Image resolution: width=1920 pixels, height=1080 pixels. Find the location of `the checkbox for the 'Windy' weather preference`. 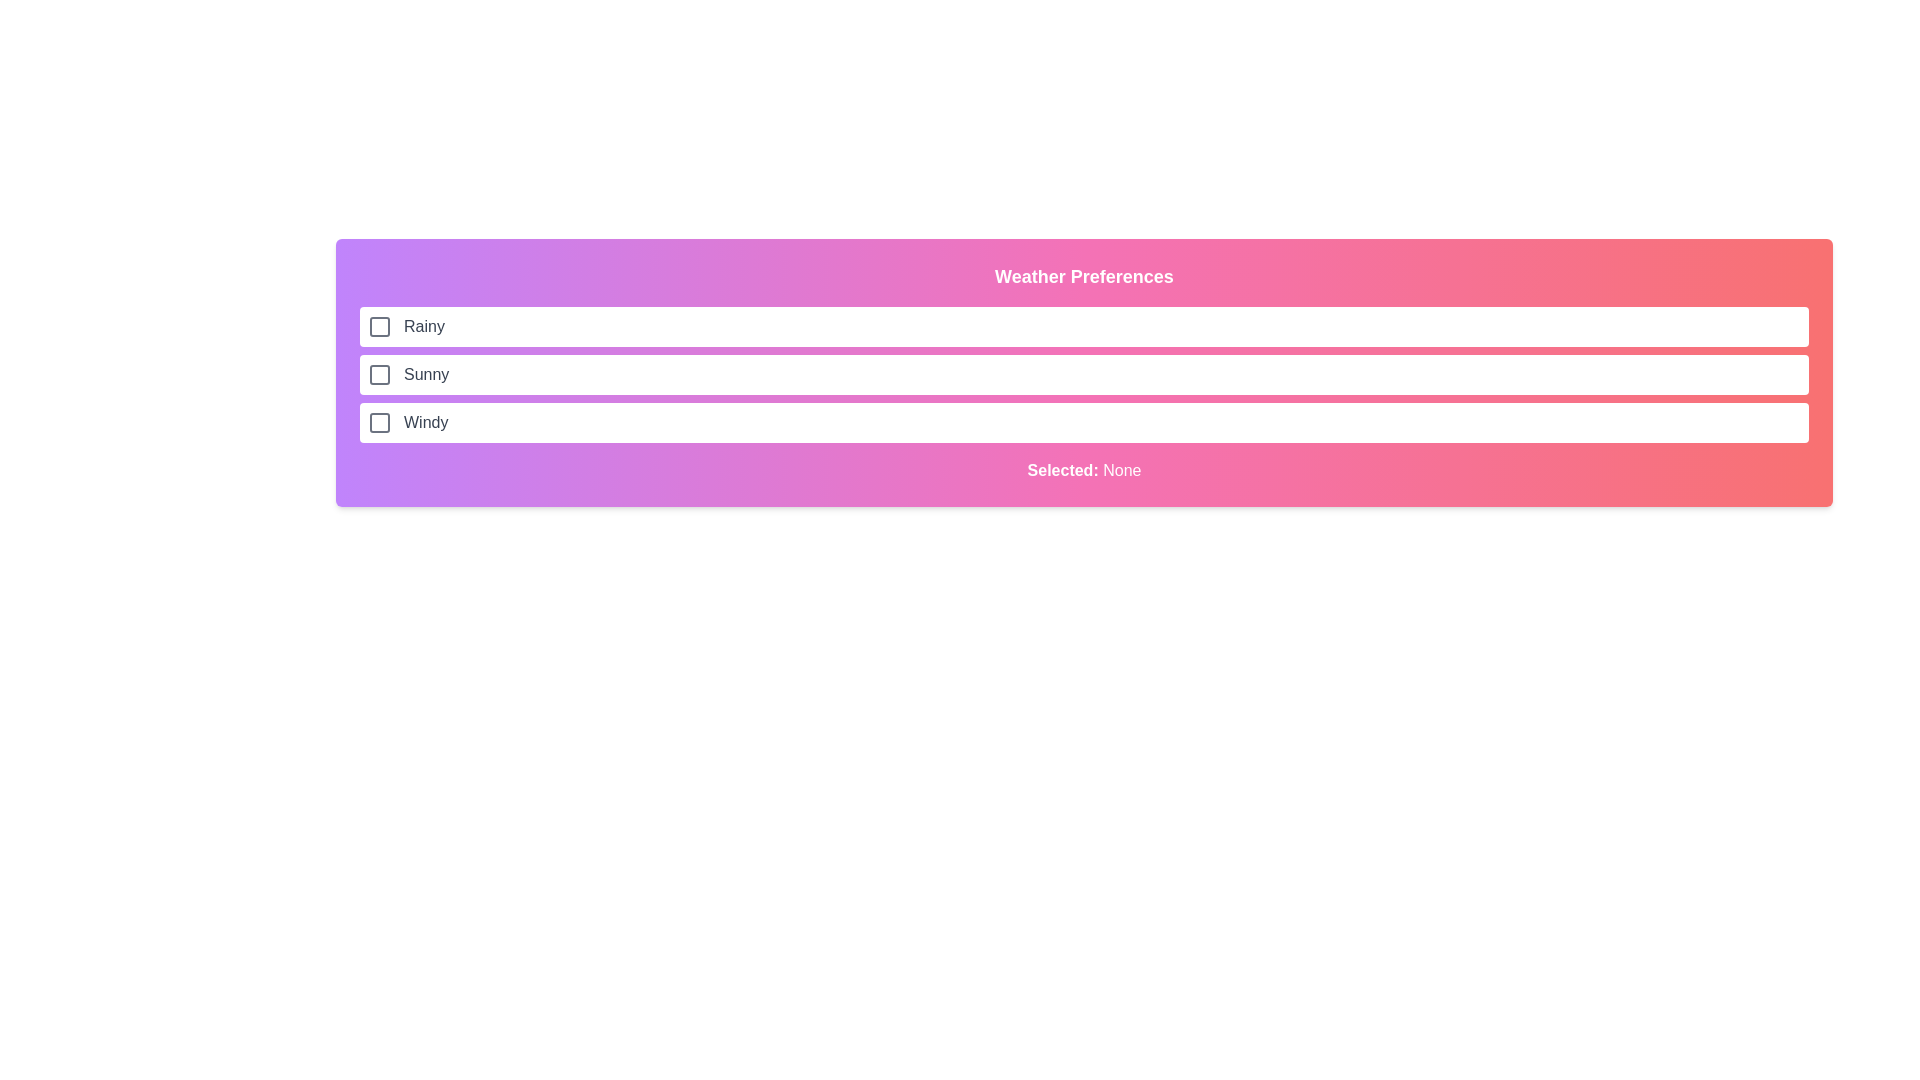

the checkbox for the 'Windy' weather preference is located at coordinates (1083, 422).